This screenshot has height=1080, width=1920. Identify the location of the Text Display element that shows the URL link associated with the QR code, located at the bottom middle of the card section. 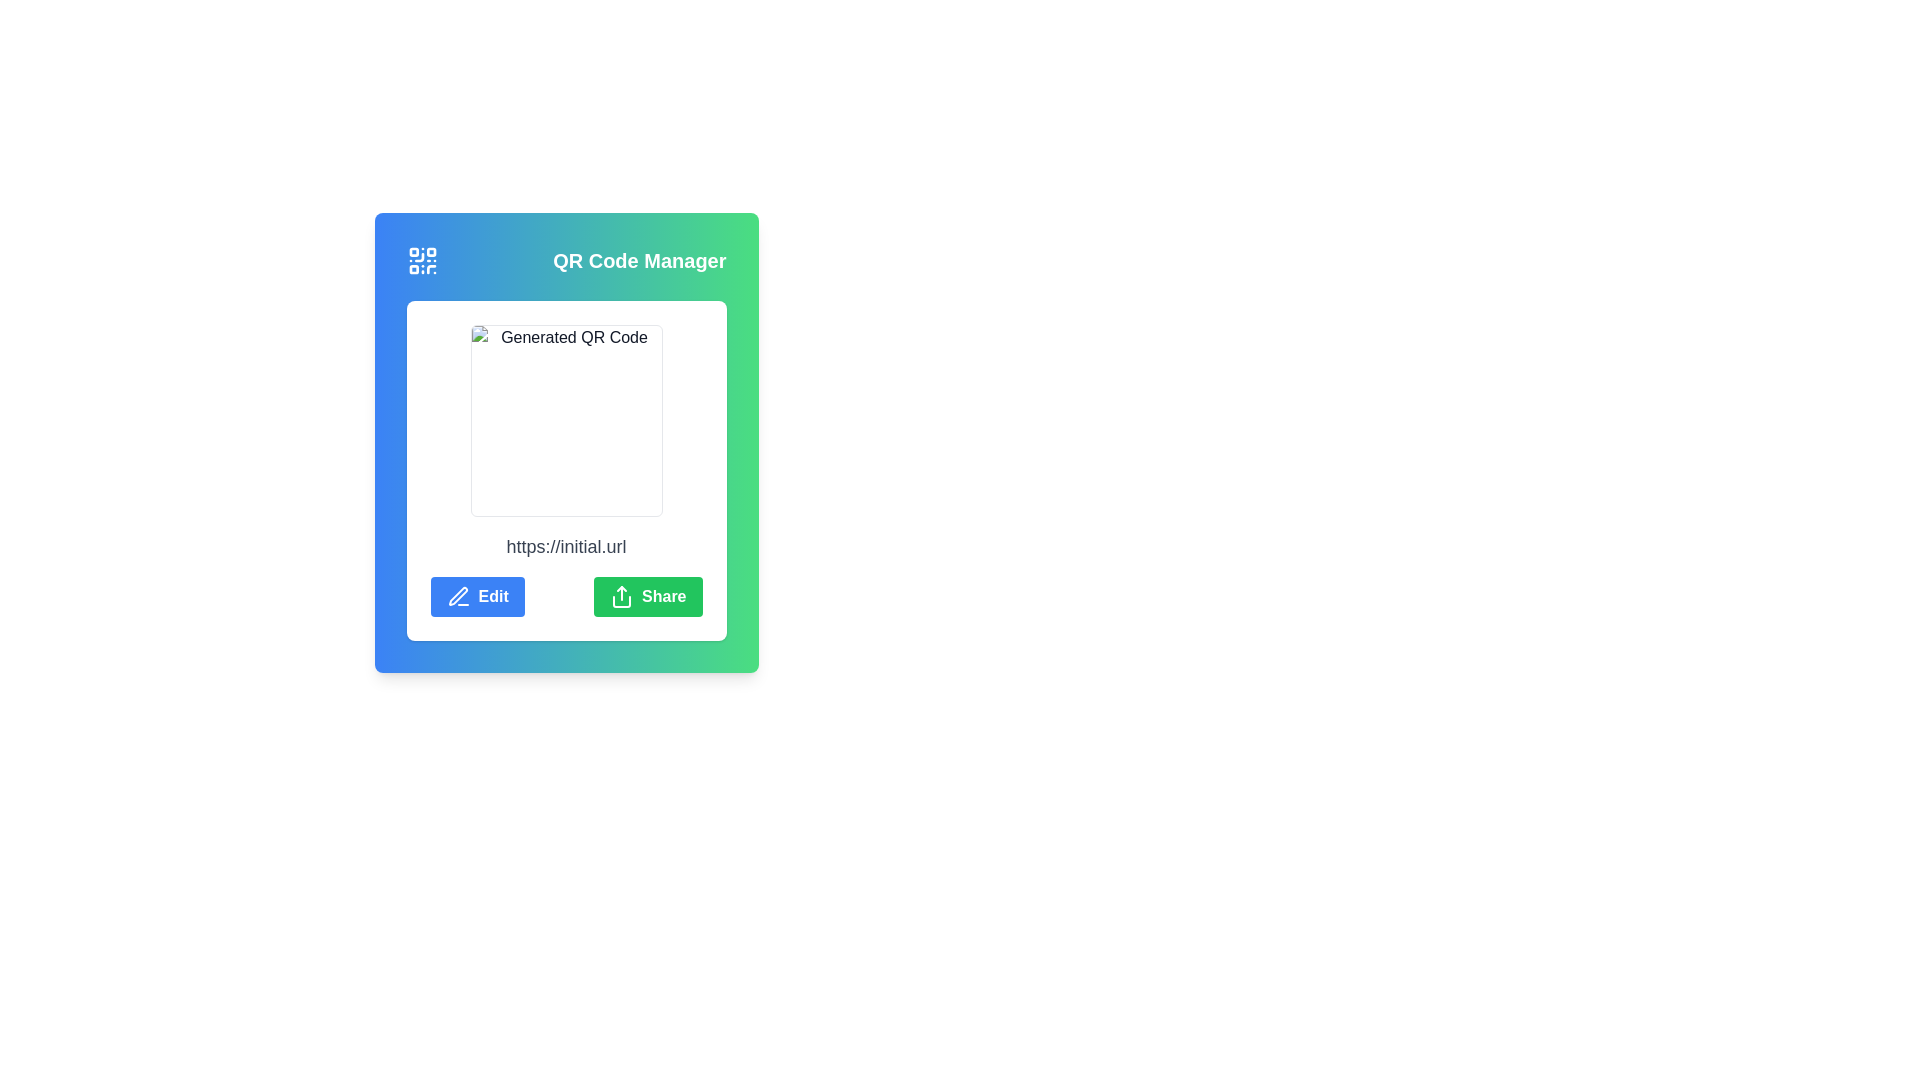
(565, 547).